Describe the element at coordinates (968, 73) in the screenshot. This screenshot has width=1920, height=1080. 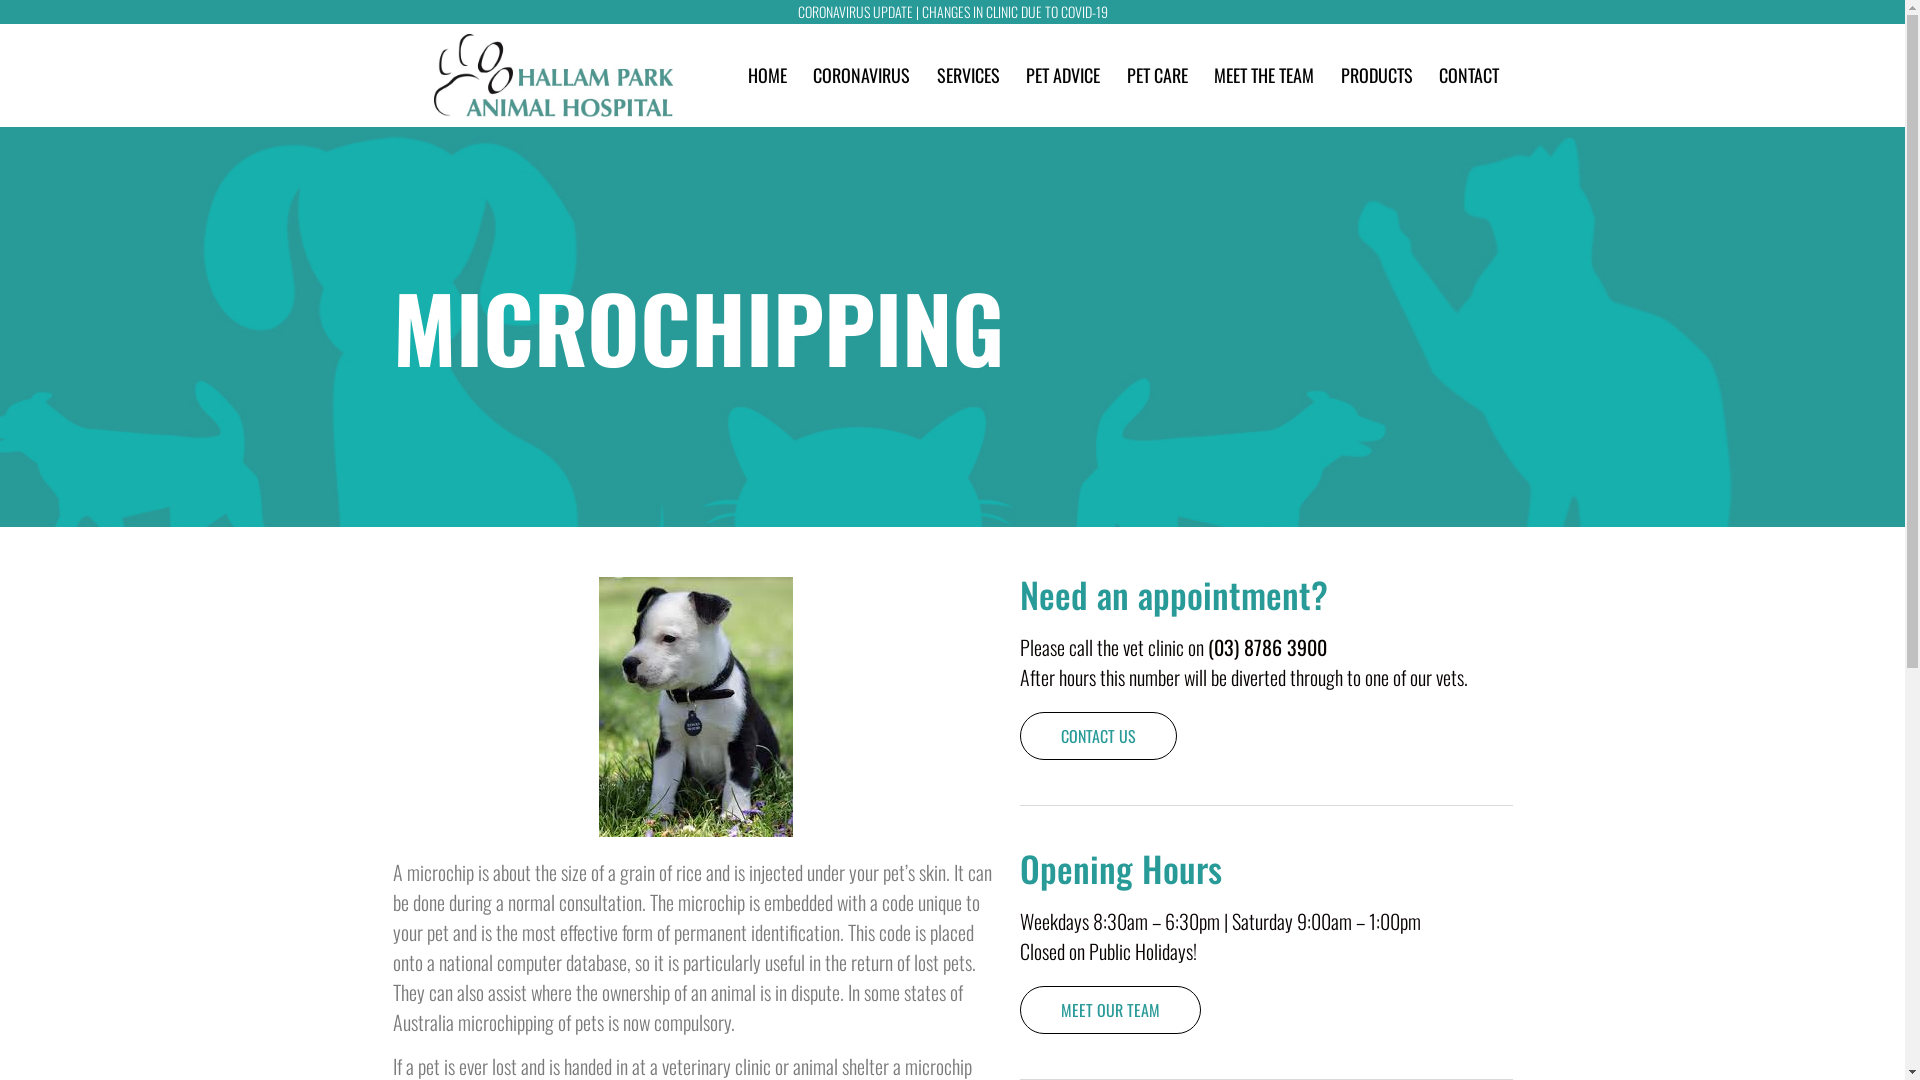
I see `'SERVICES'` at that location.